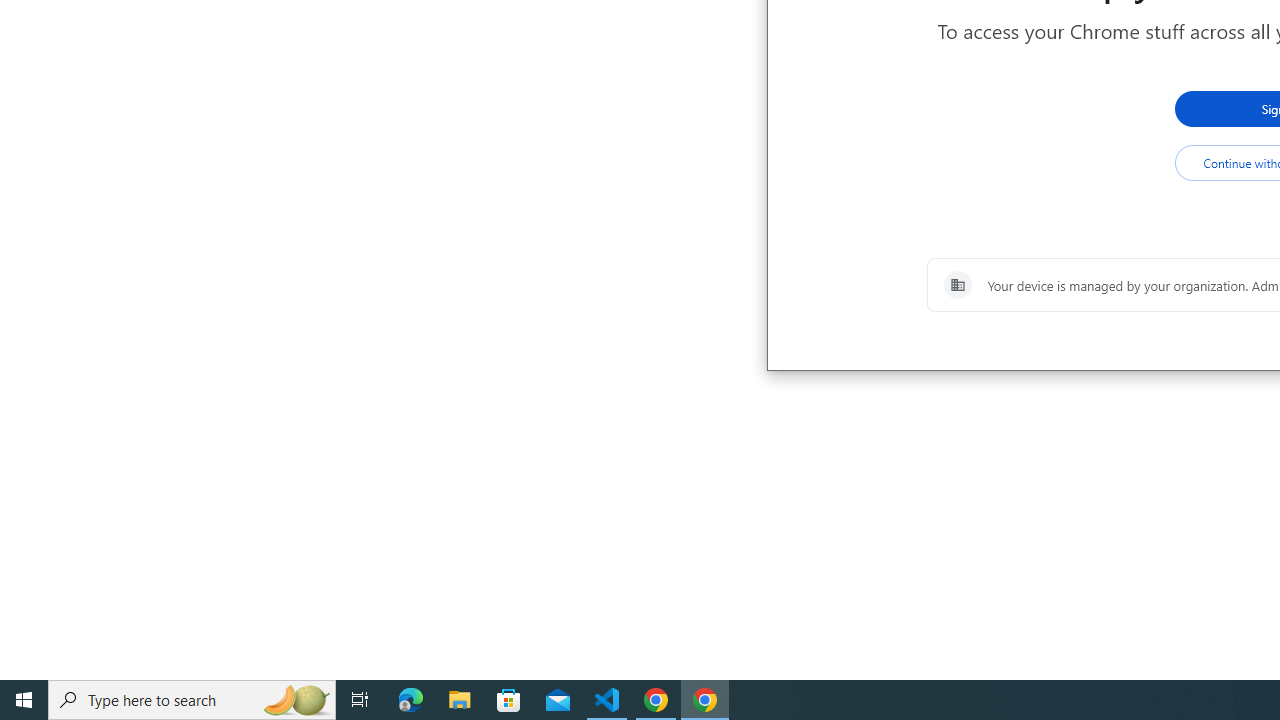 The height and width of the screenshot is (720, 1280). Describe the element at coordinates (509, 698) in the screenshot. I see `'Microsoft Store'` at that location.